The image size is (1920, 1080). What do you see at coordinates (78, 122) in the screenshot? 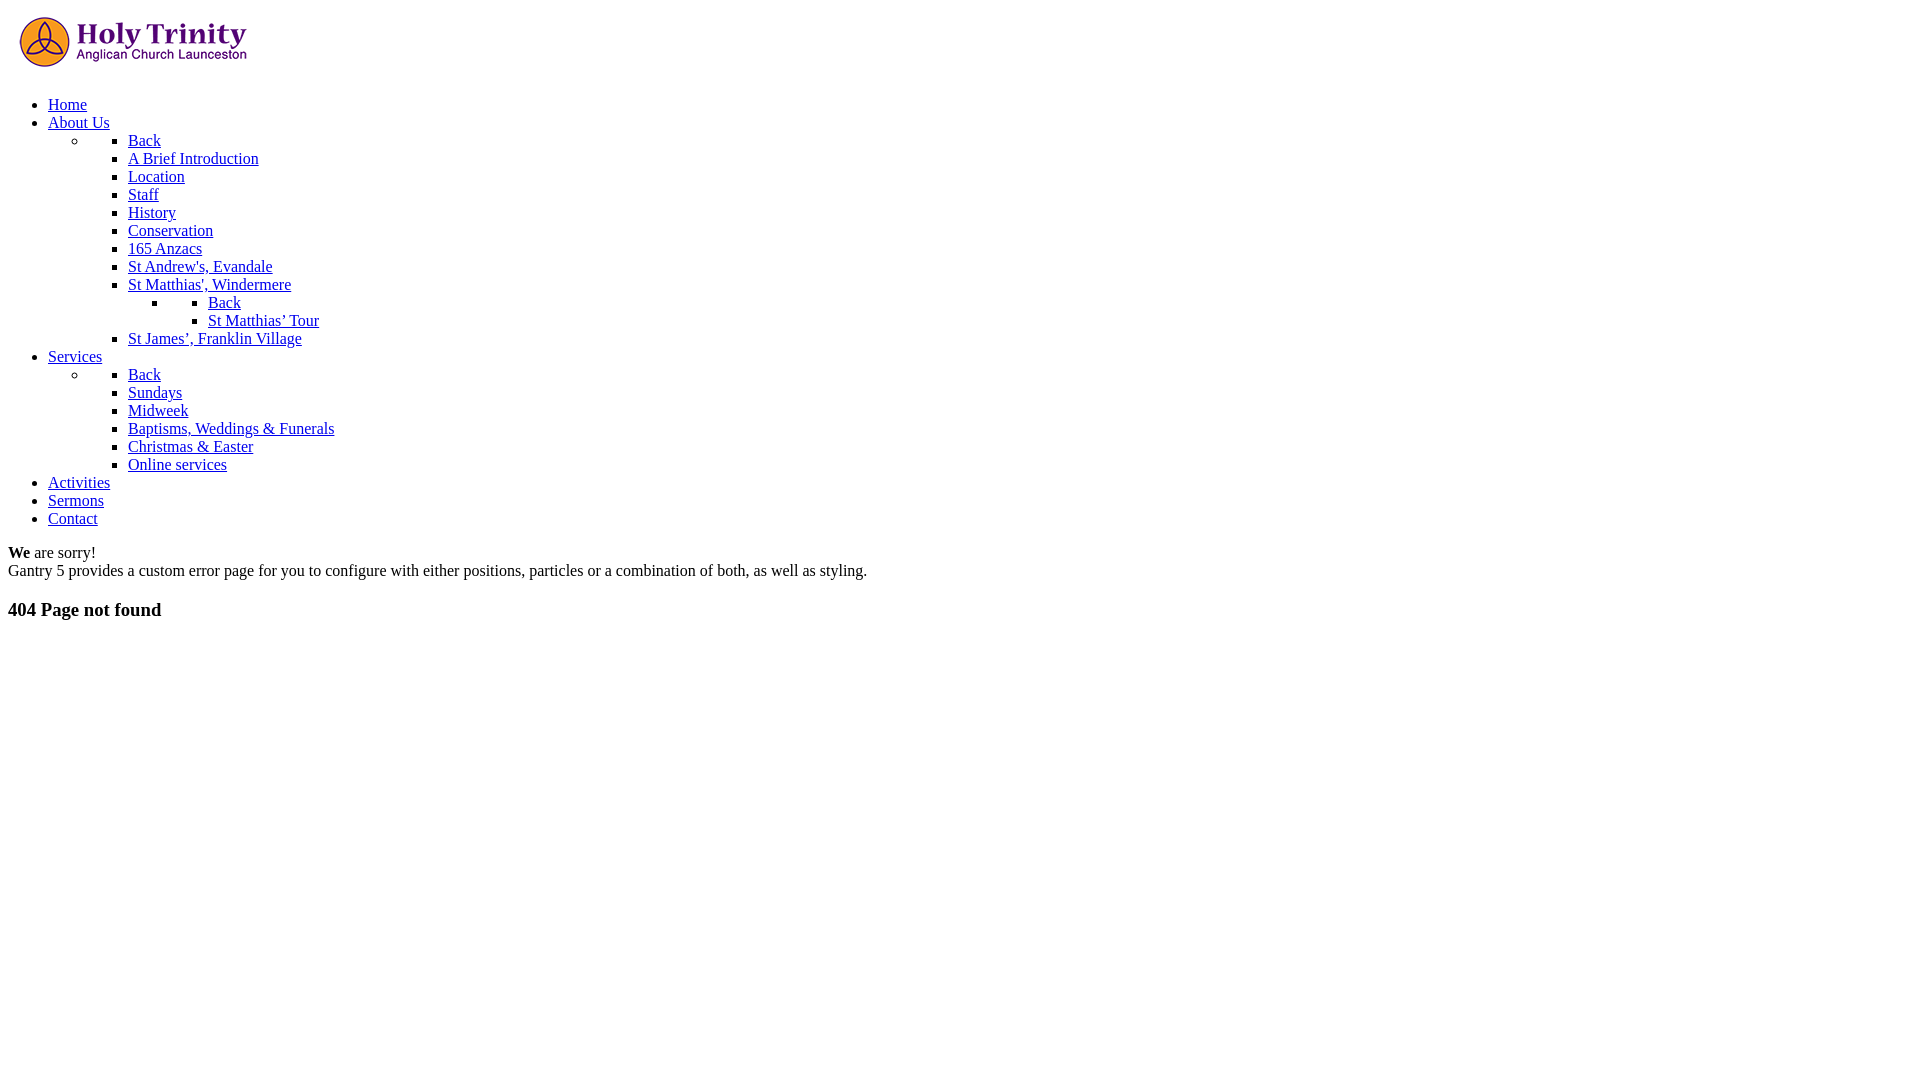
I see `'About Us'` at bounding box center [78, 122].